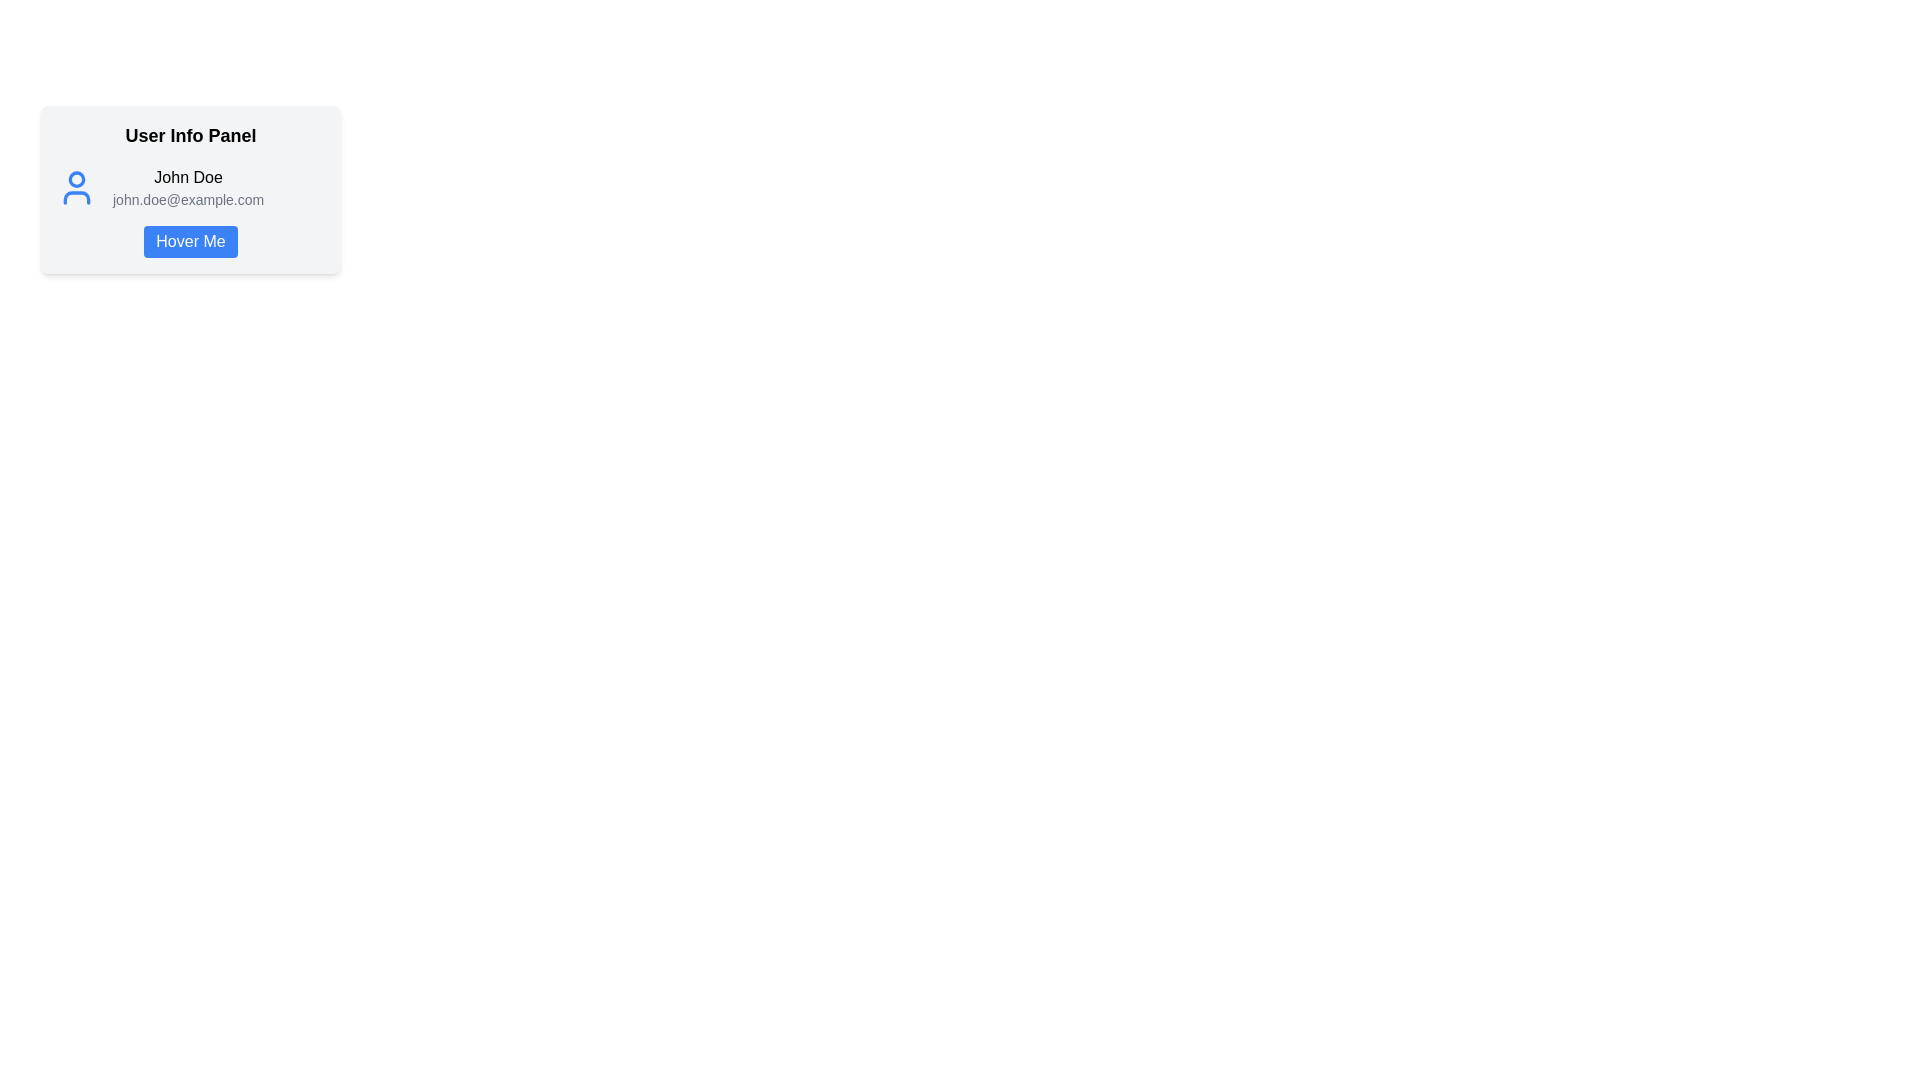  I want to click on the User information panel section that includes a blue icon representing a person, with the name 'John Doe' and email 'john.doe@example.com', located in the 'User Info Panel', so click(191, 188).